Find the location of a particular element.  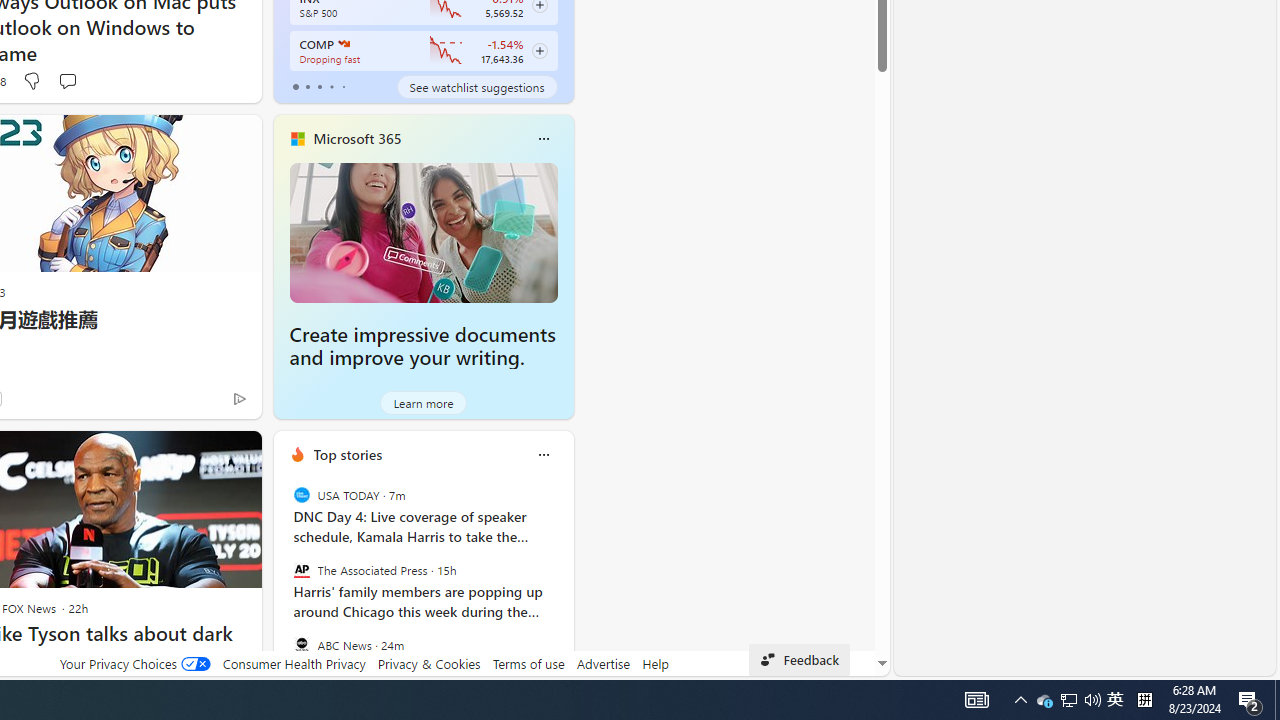

'tab-1' is located at coordinates (306, 86).